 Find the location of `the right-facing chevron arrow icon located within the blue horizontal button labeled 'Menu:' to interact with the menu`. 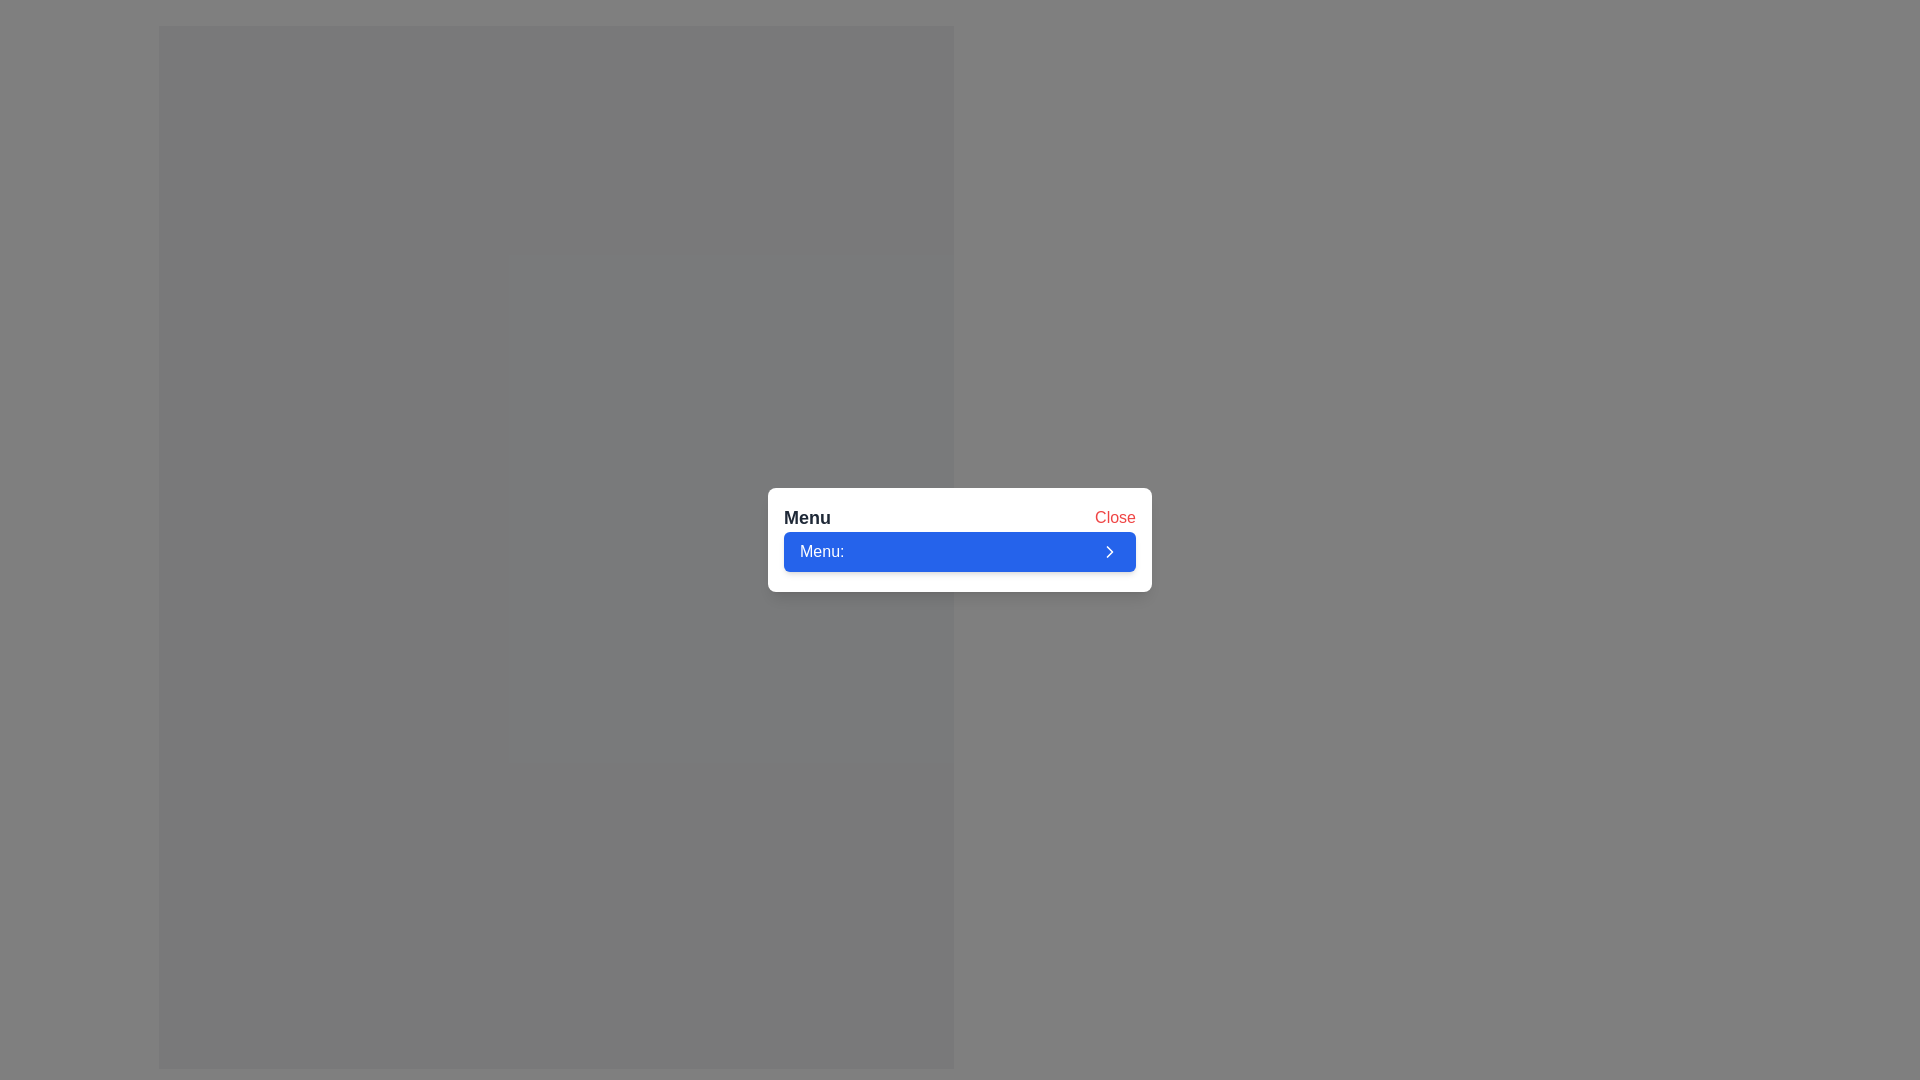

the right-facing chevron arrow icon located within the blue horizontal button labeled 'Menu:' to interact with the menu is located at coordinates (1108, 551).